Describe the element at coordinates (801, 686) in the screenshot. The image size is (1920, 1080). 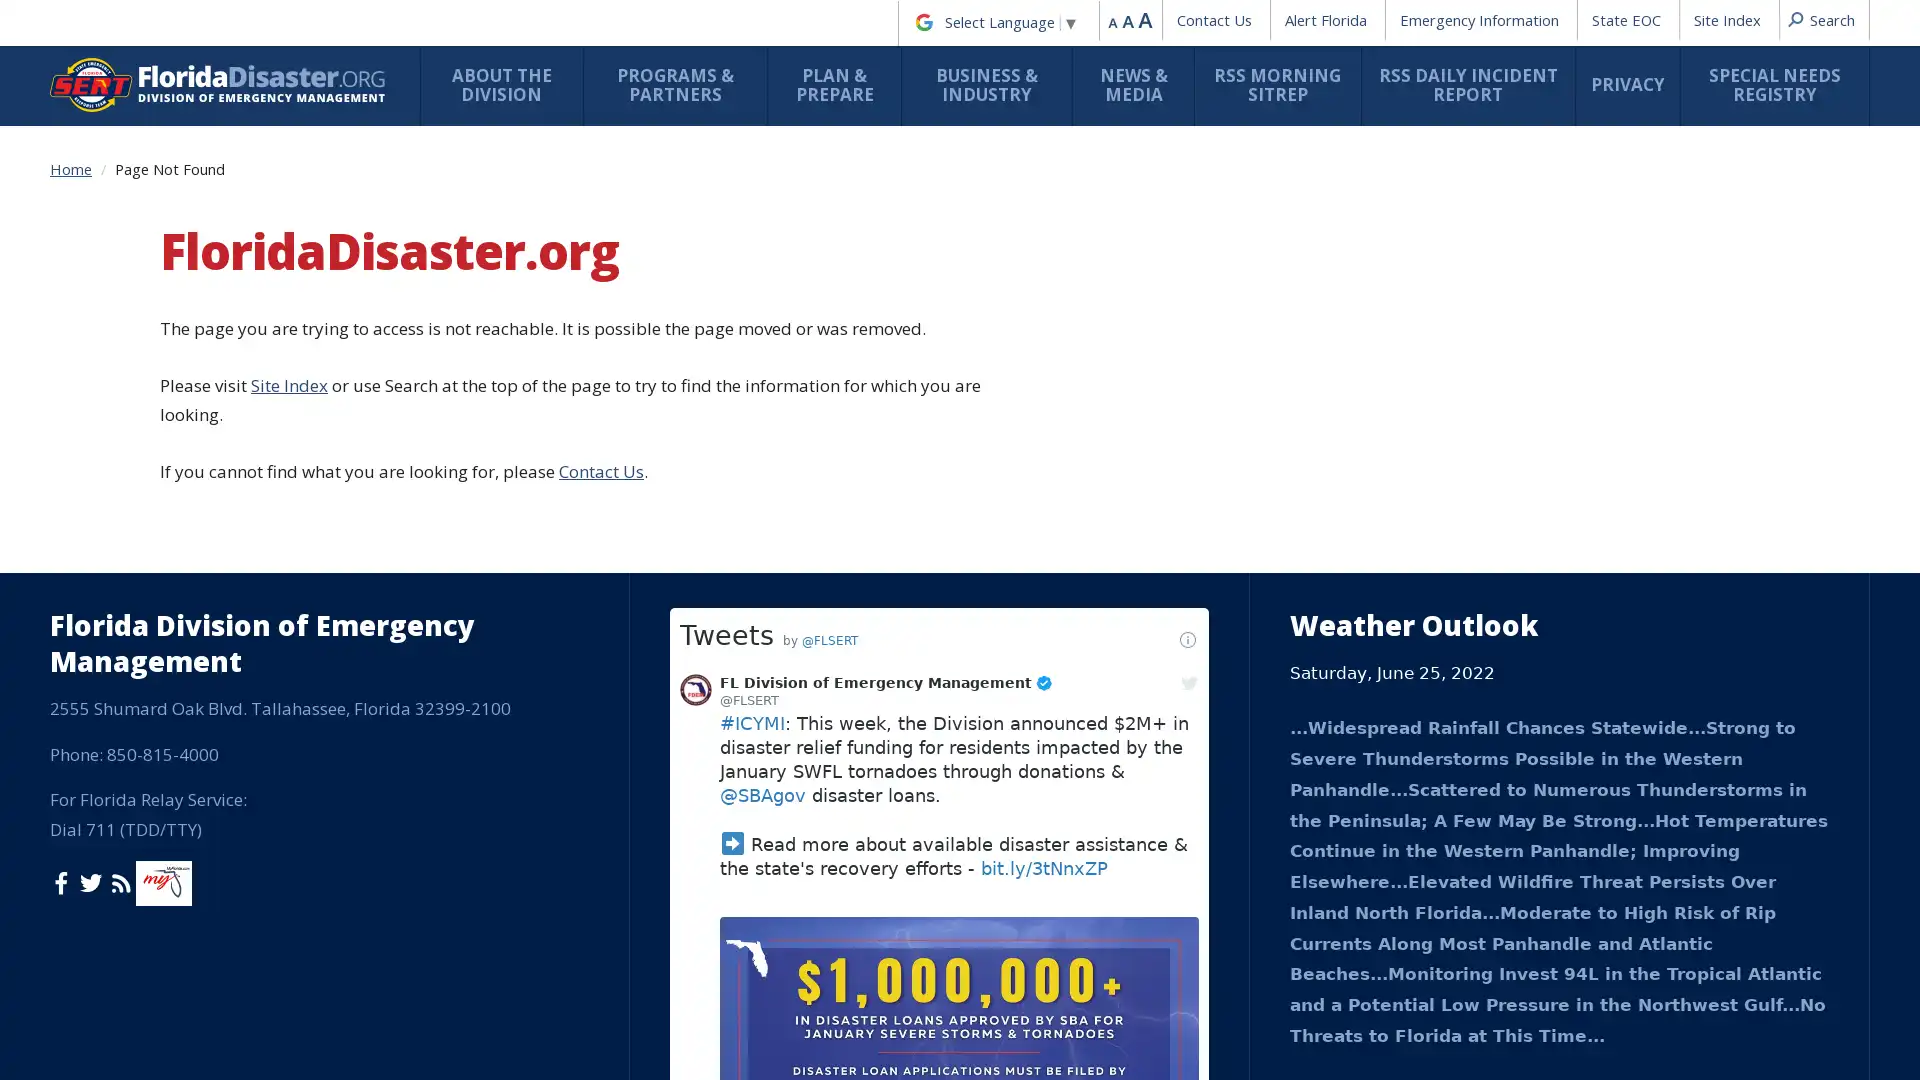
I see `Toggle More` at that location.